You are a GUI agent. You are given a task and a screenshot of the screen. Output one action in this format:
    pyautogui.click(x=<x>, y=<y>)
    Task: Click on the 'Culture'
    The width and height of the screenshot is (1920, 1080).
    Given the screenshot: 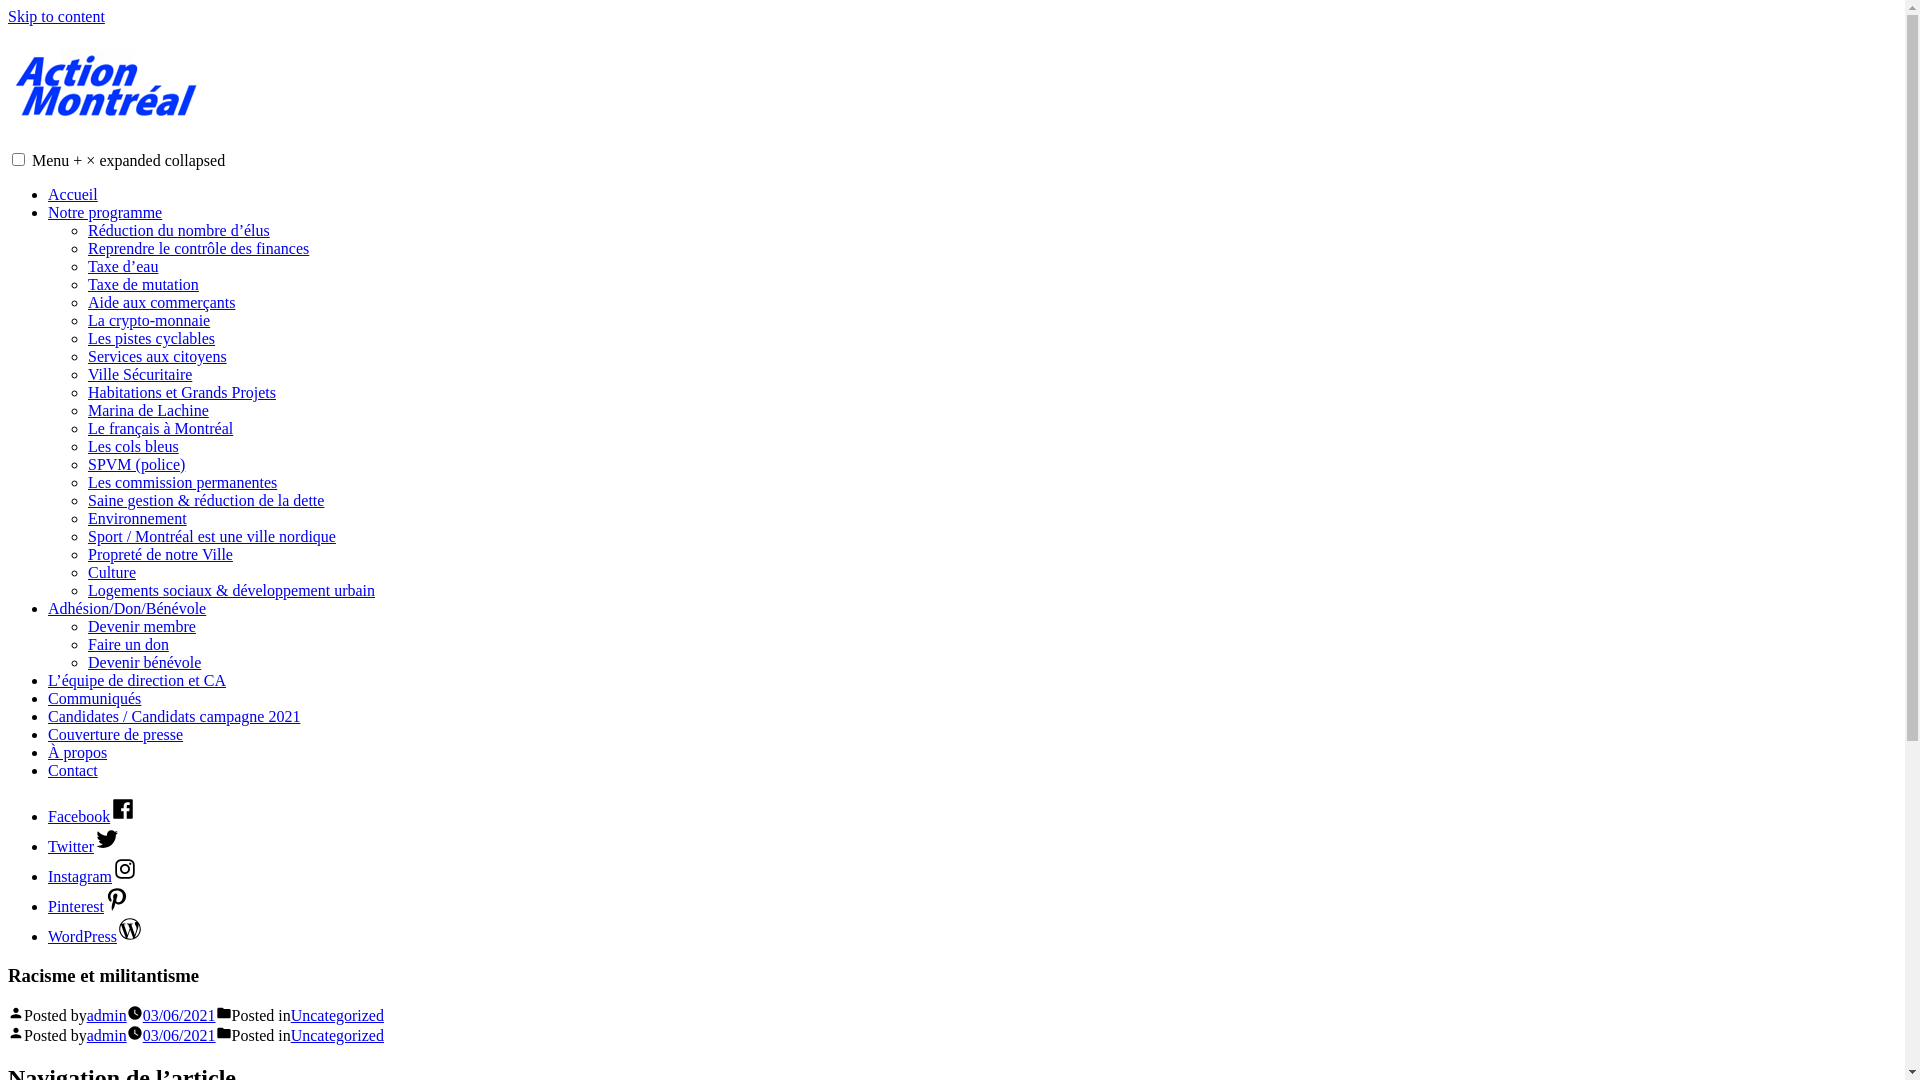 What is the action you would take?
    pyautogui.click(x=110, y=572)
    